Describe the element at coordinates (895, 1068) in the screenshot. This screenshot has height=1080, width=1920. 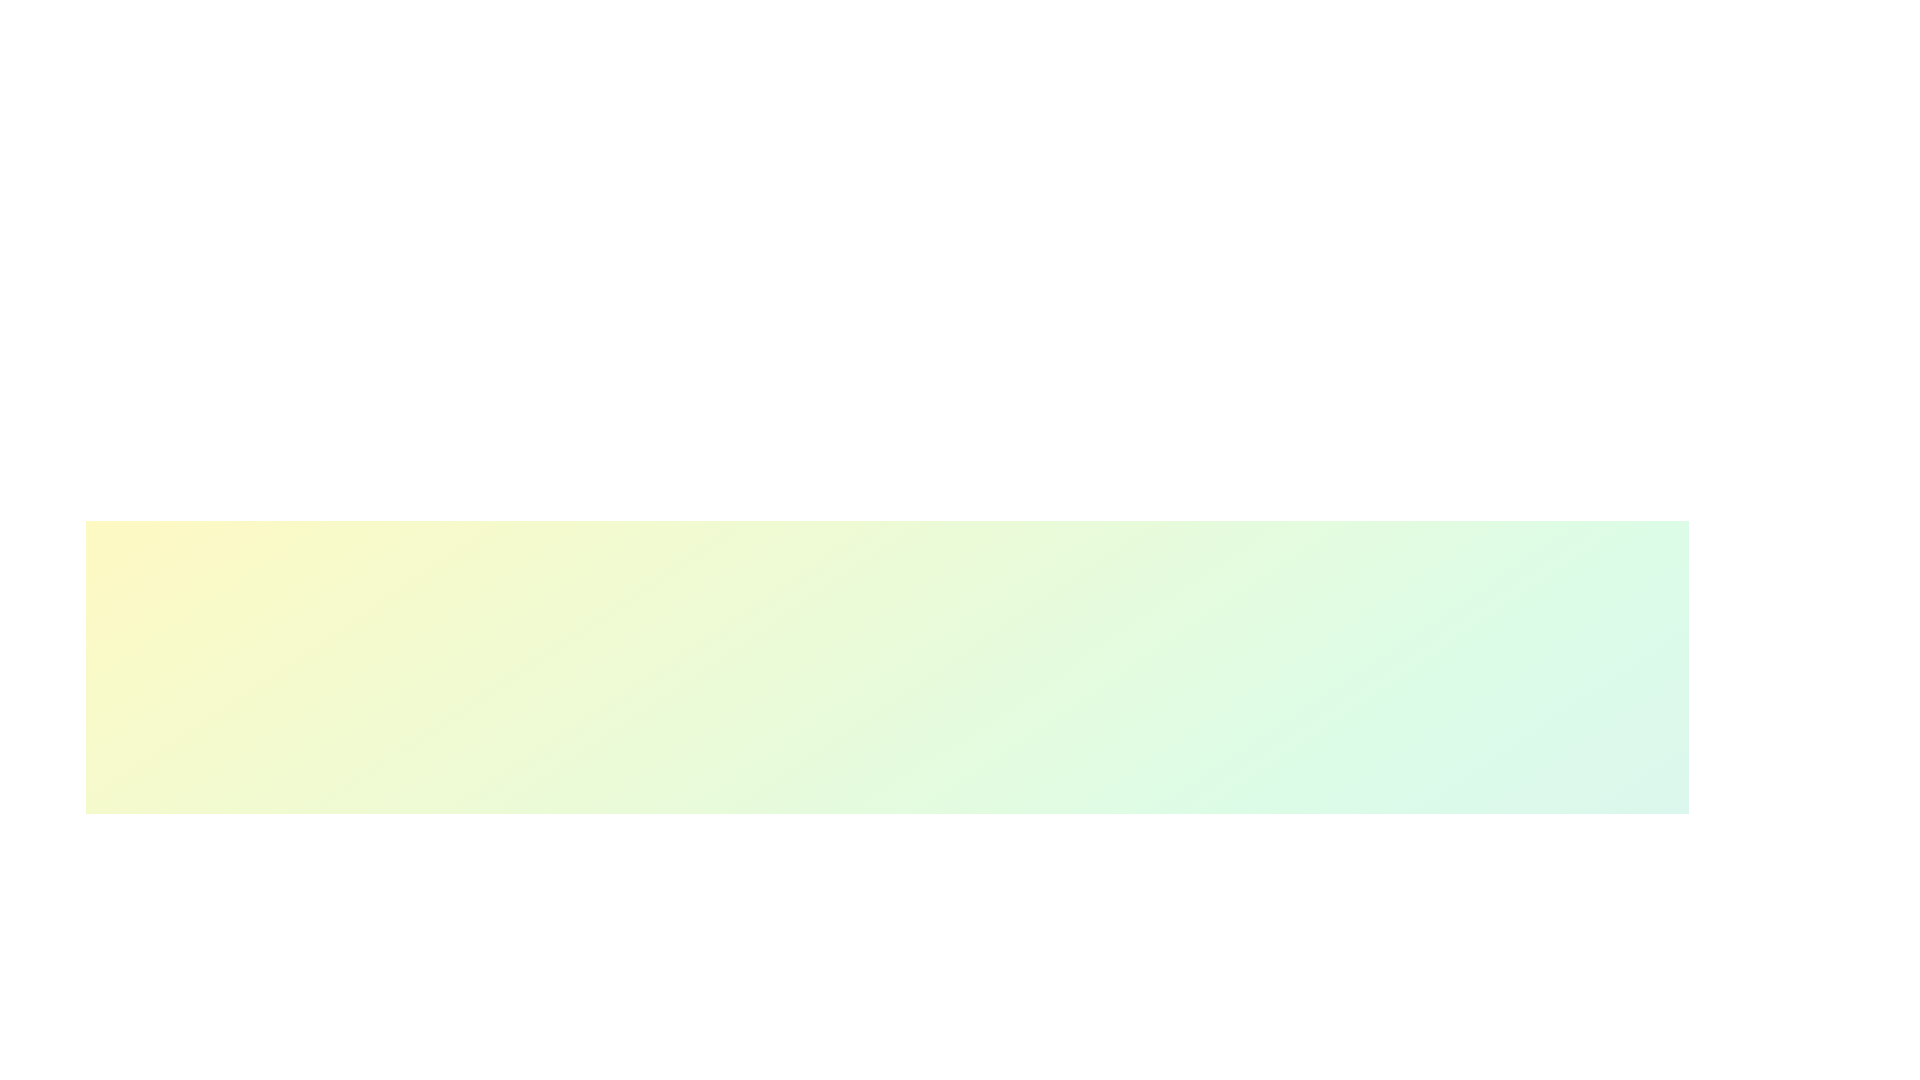
I see `the skill progress slider for 1 to 52%` at that location.